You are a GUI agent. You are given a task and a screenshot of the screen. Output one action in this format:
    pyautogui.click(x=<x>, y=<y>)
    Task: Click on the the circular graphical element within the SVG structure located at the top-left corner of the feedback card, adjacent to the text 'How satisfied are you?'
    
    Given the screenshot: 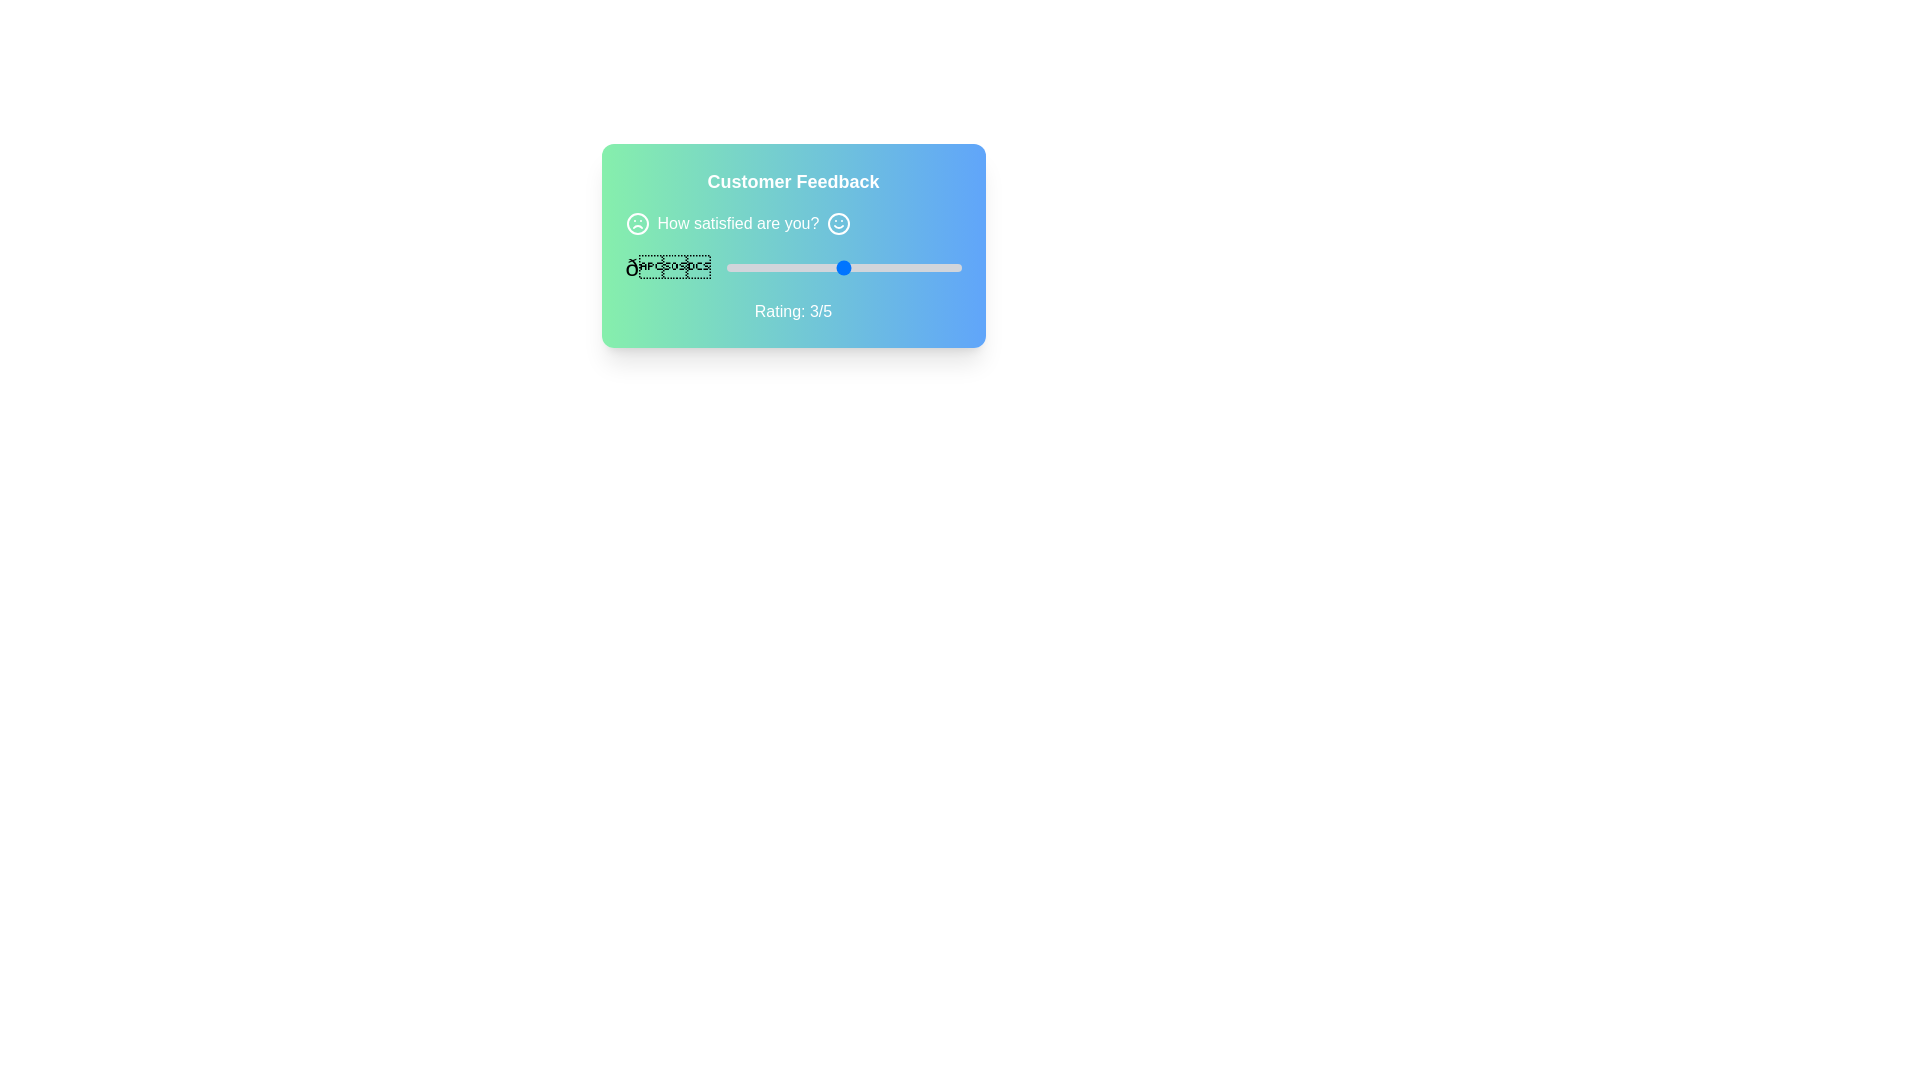 What is the action you would take?
    pyautogui.click(x=636, y=223)
    